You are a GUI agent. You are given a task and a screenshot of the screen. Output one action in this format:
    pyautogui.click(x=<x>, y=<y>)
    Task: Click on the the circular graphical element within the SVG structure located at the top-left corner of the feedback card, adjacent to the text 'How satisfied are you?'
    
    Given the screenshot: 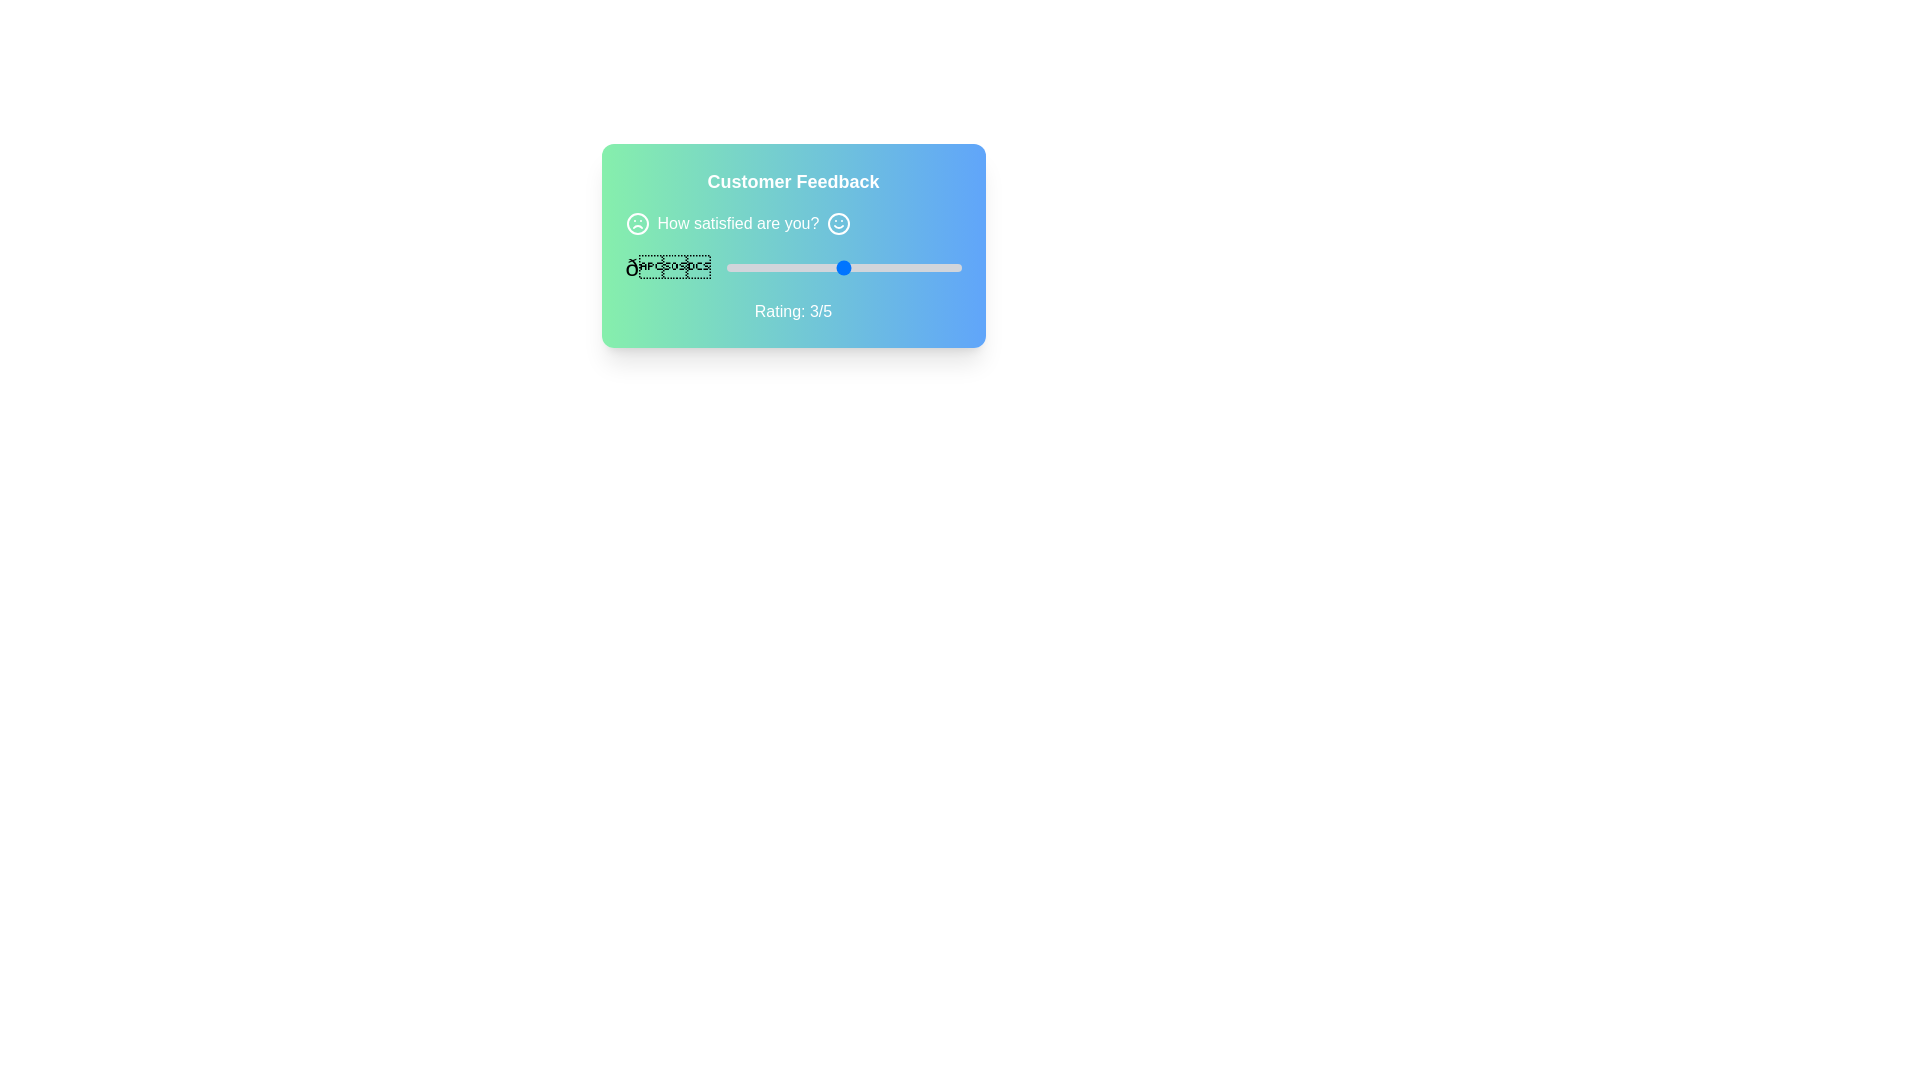 What is the action you would take?
    pyautogui.click(x=636, y=223)
    